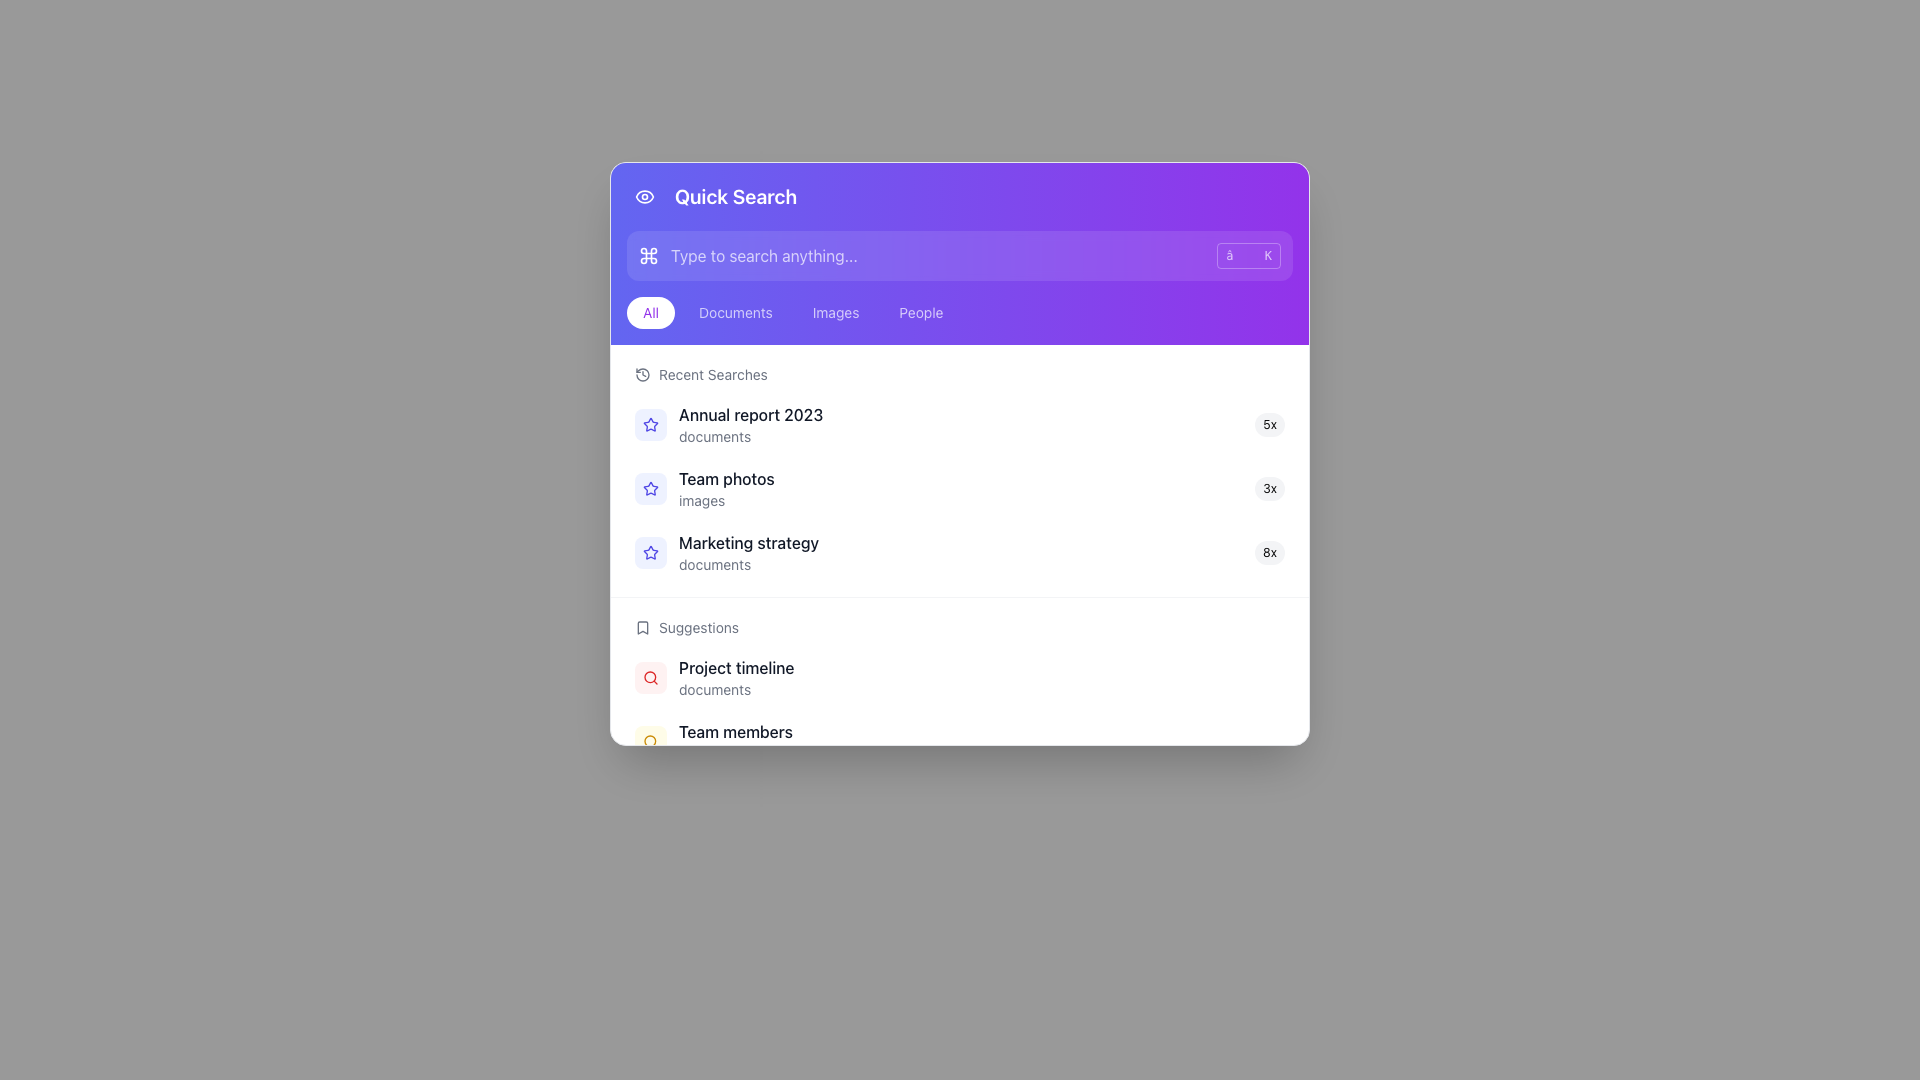  Describe the element at coordinates (920, 312) in the screenshot. I see `the 'People' filter button, which is the fourth button in a horizontal group of buttons for category selection in the upper central area of the interface` at that location.